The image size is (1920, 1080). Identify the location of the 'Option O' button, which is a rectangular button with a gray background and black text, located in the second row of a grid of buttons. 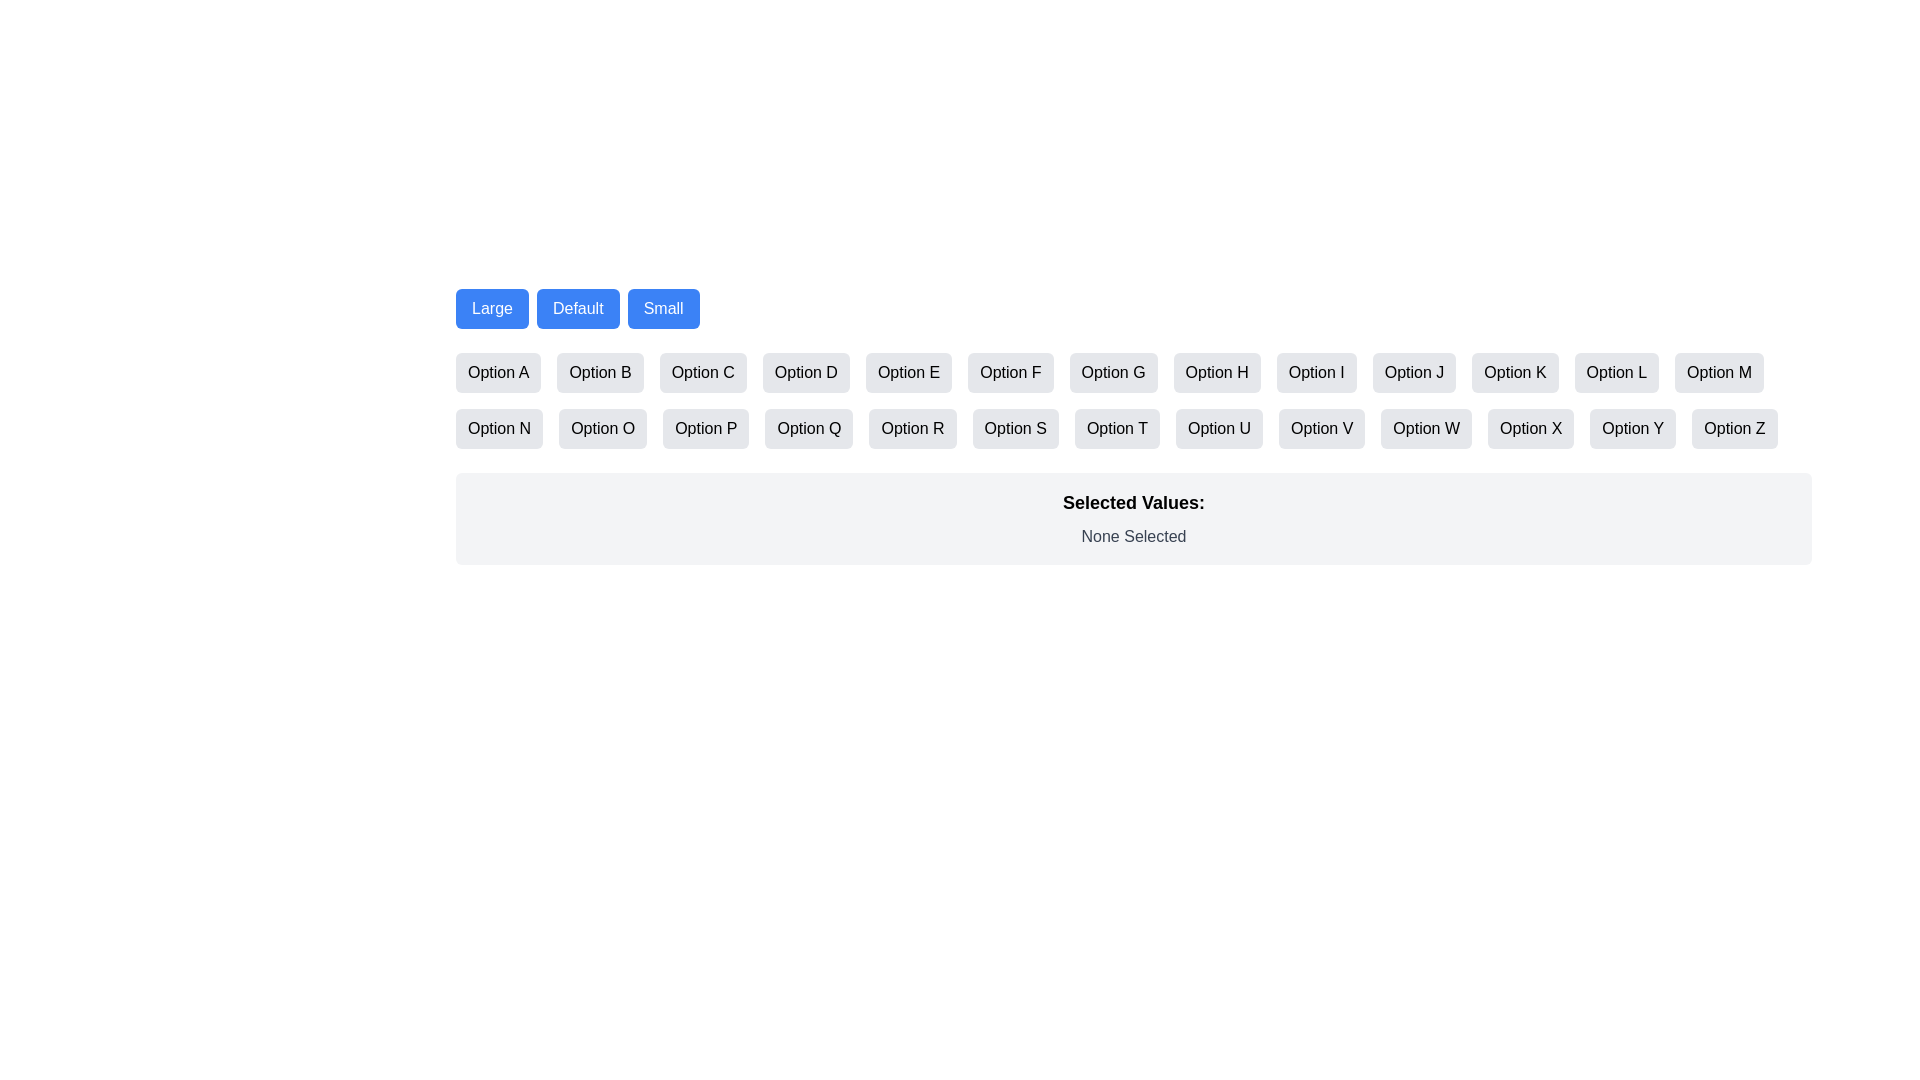
(602, 427).